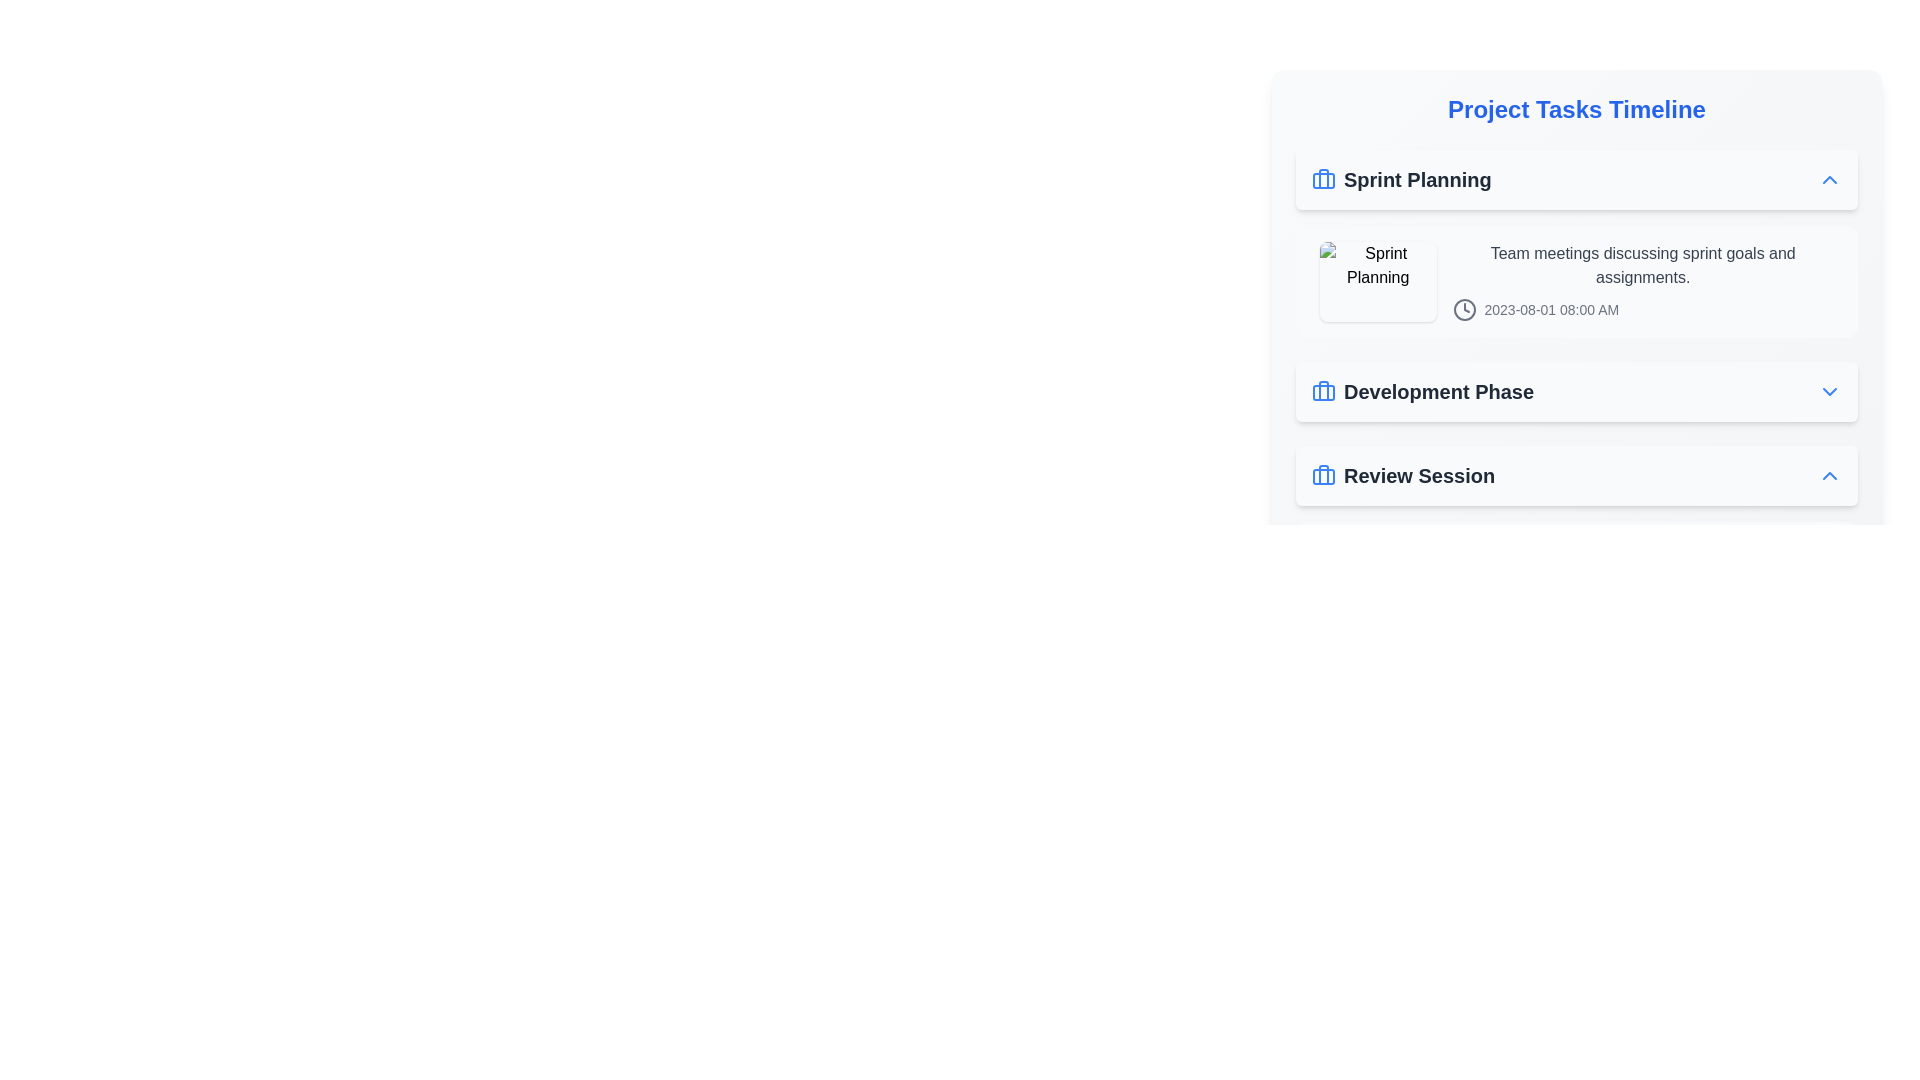 The image size is (1920, 1080). Describe the element at coordinates (1576, 242) in the screenshot. I see `the first List item in the timeline with detailed content about the 'Sprint Planning' event` at that location.